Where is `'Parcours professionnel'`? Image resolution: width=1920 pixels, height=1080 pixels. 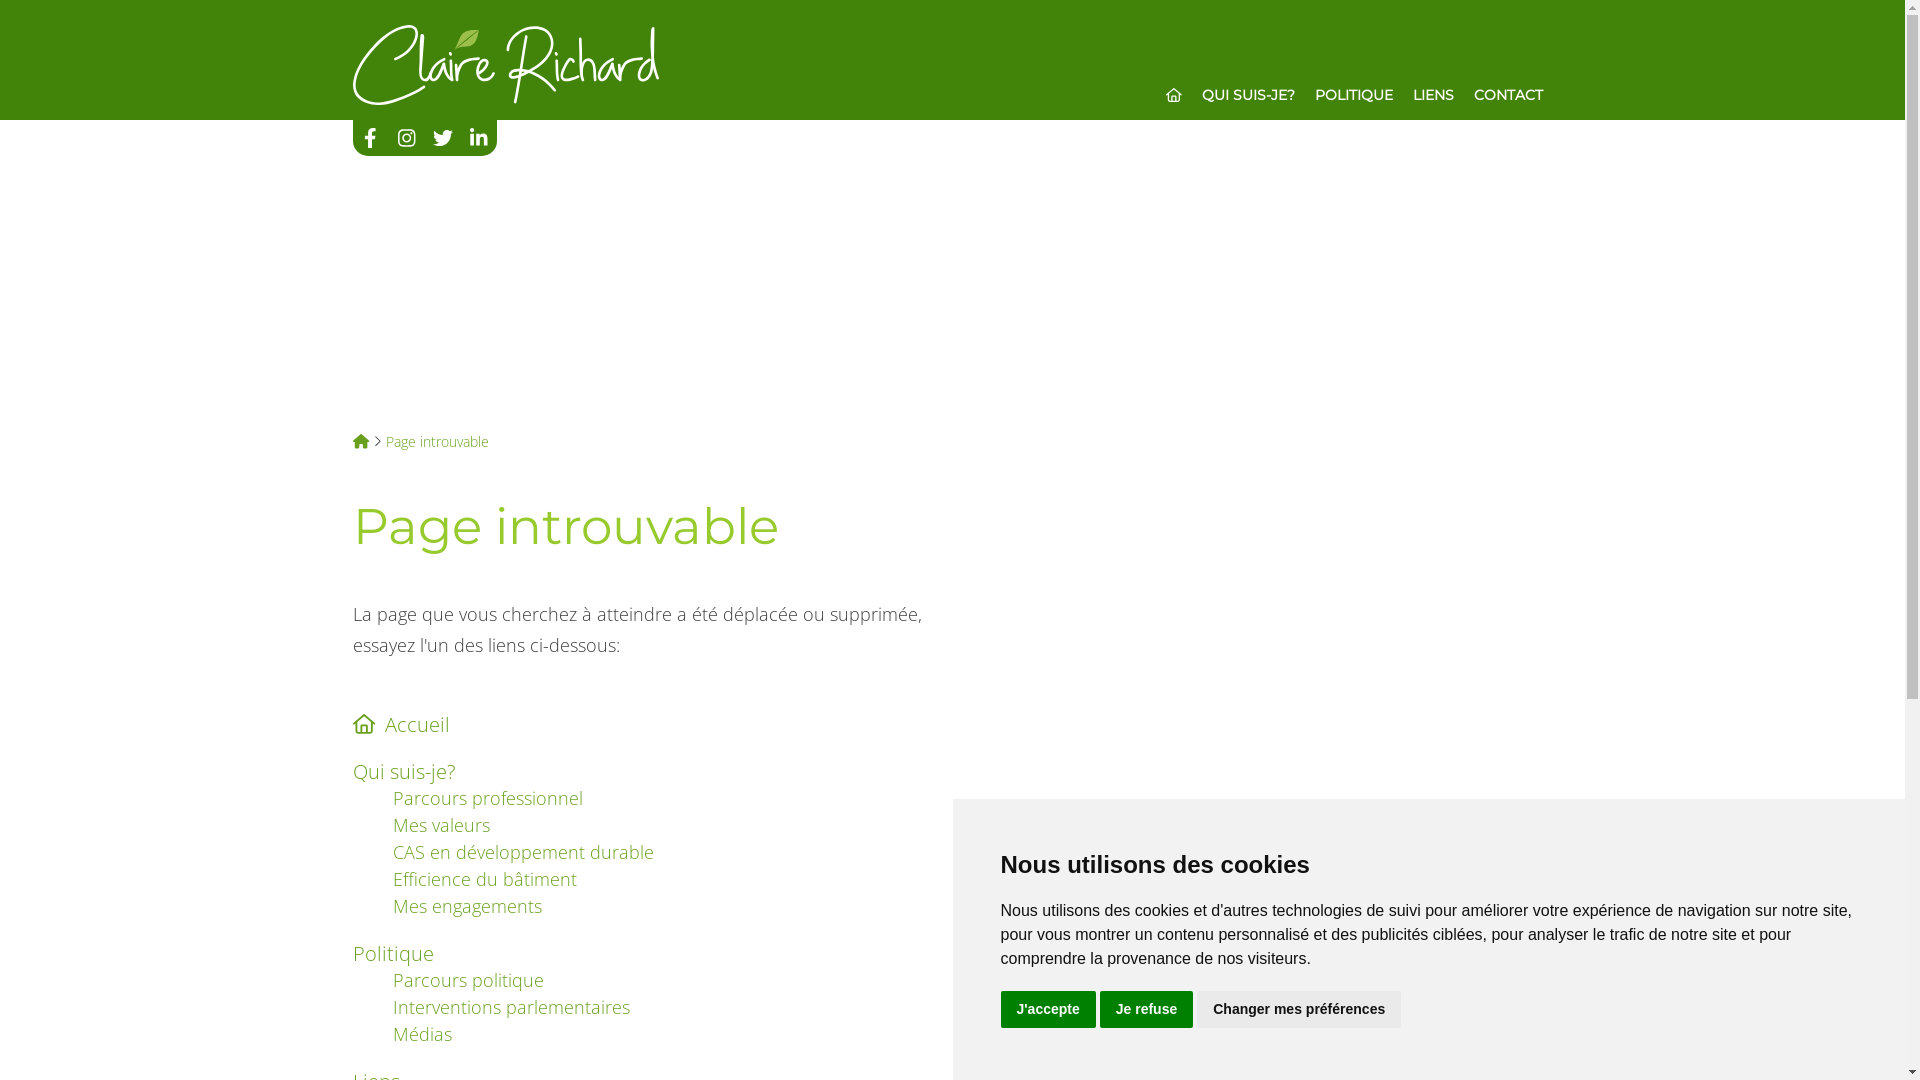
'Parcours professionnel' is located at coordinates (486, 797).